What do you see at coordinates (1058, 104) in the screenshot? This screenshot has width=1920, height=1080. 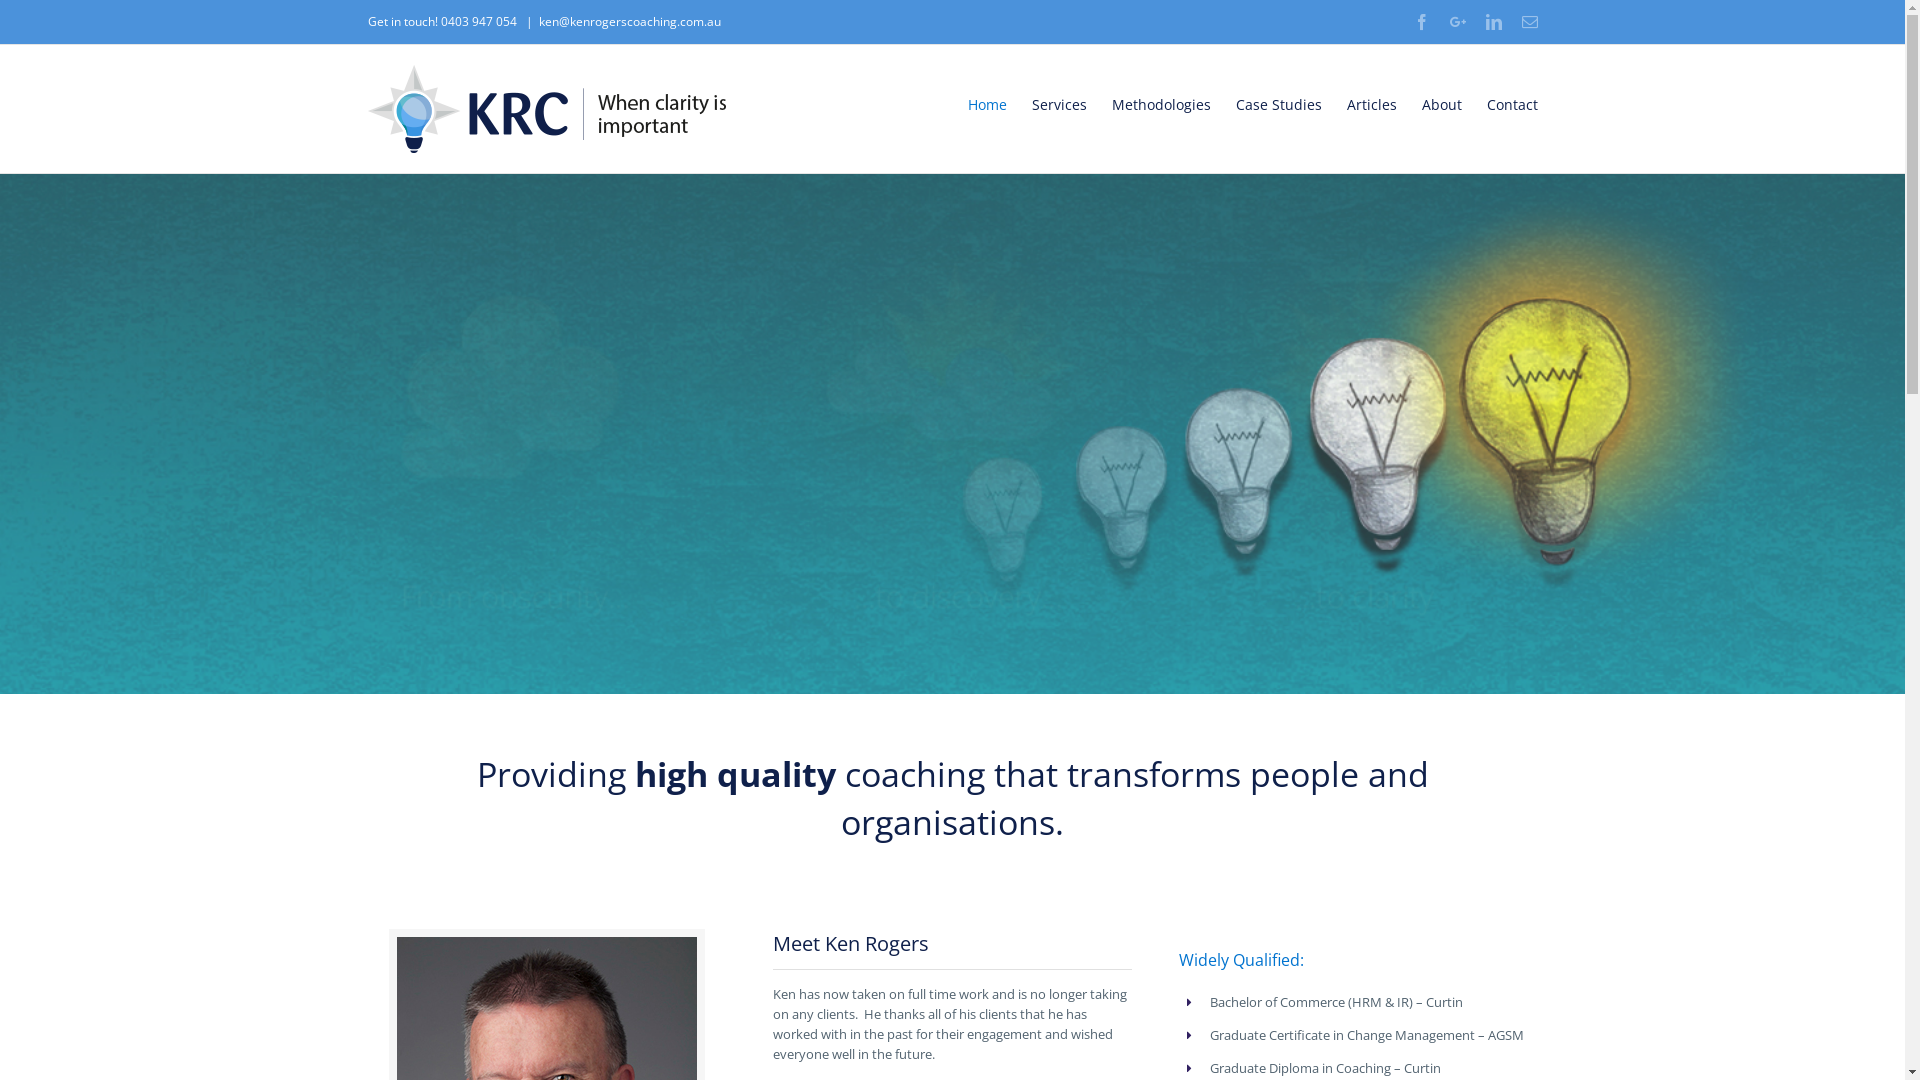 I see `'Services'` at bounding box center [1058, 104].